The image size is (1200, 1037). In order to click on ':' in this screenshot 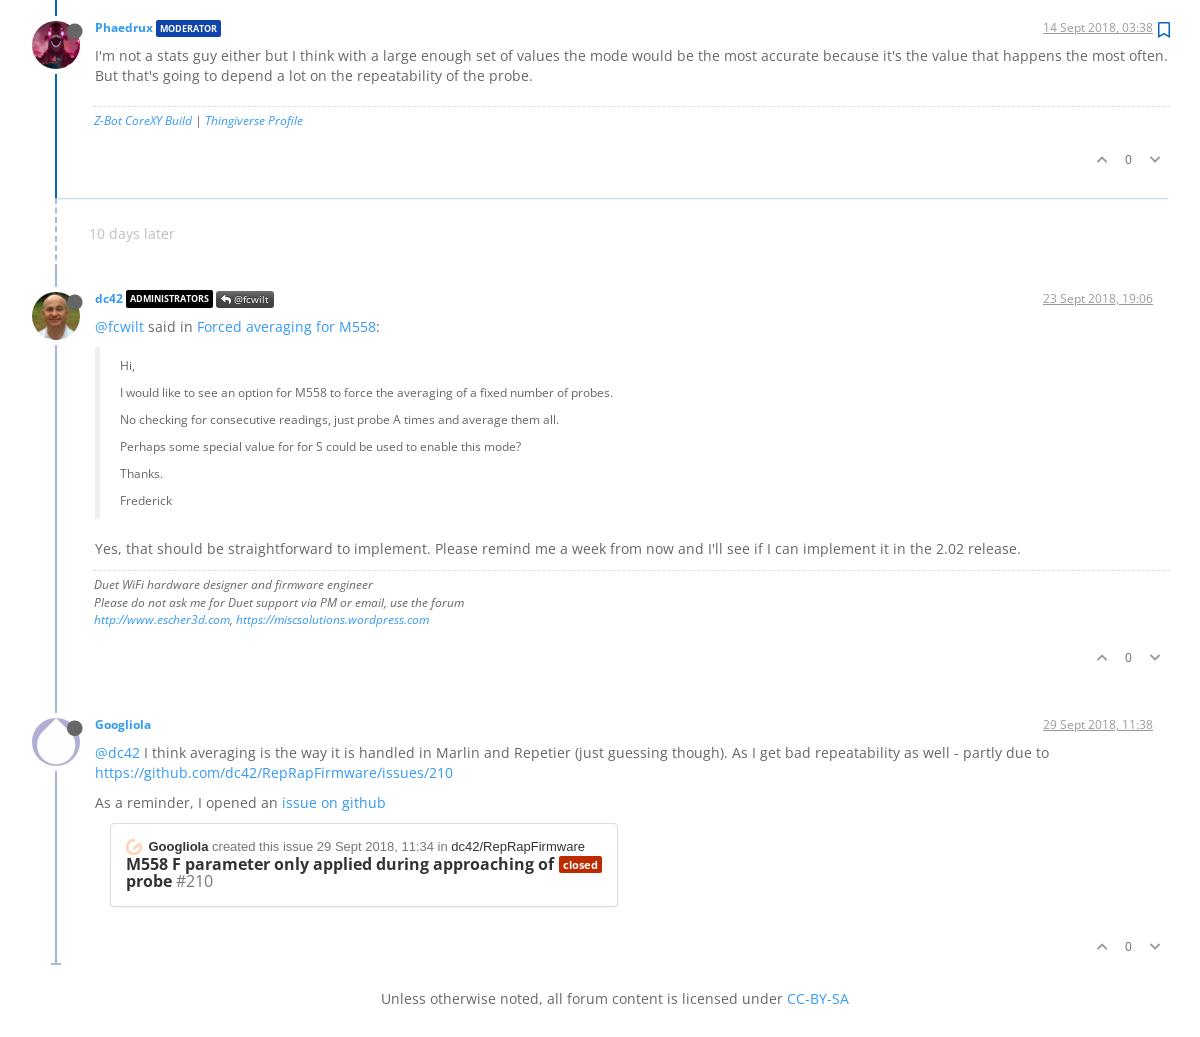, I will do `click(378, 324)`.